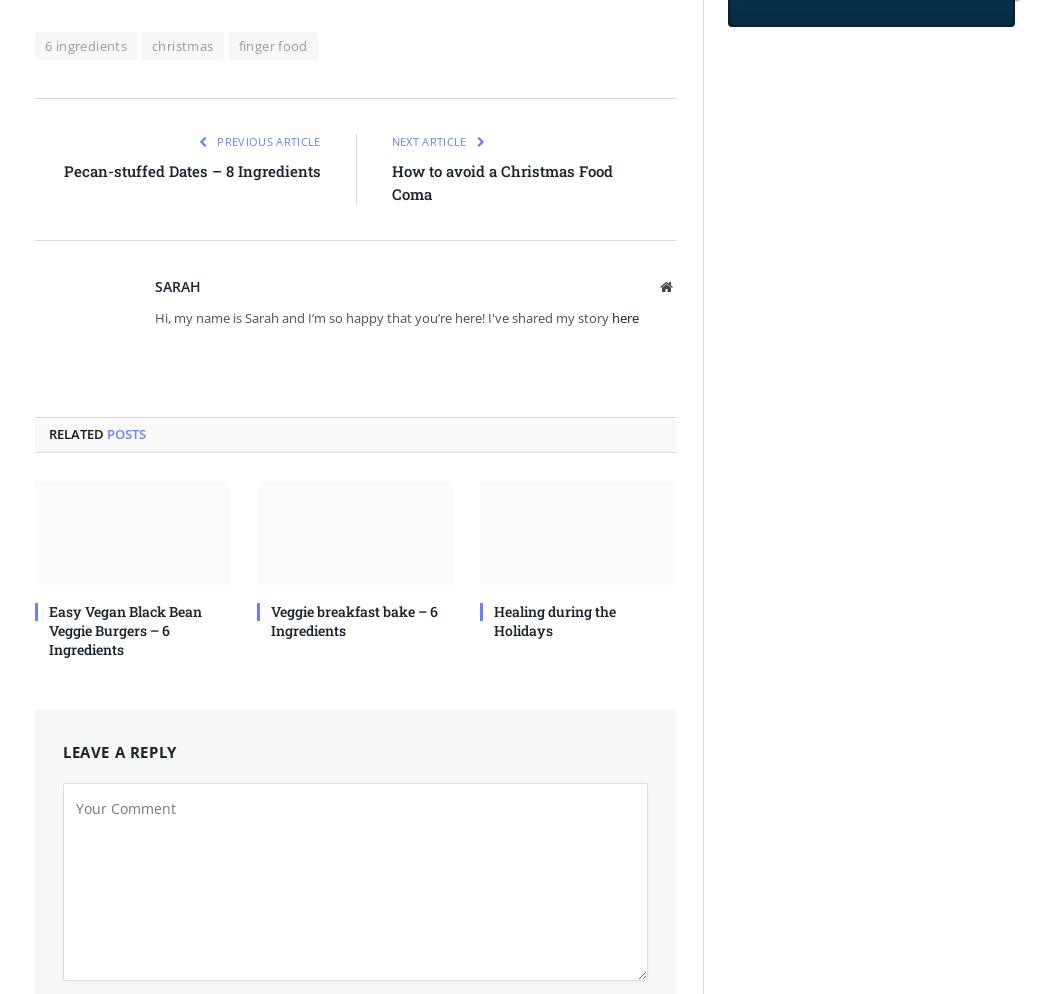 This screenshot has height=994, width=1050. Describe the element at coordinates (118, 749) in the screenshot. I see `'Leave A Reply'` at that location.